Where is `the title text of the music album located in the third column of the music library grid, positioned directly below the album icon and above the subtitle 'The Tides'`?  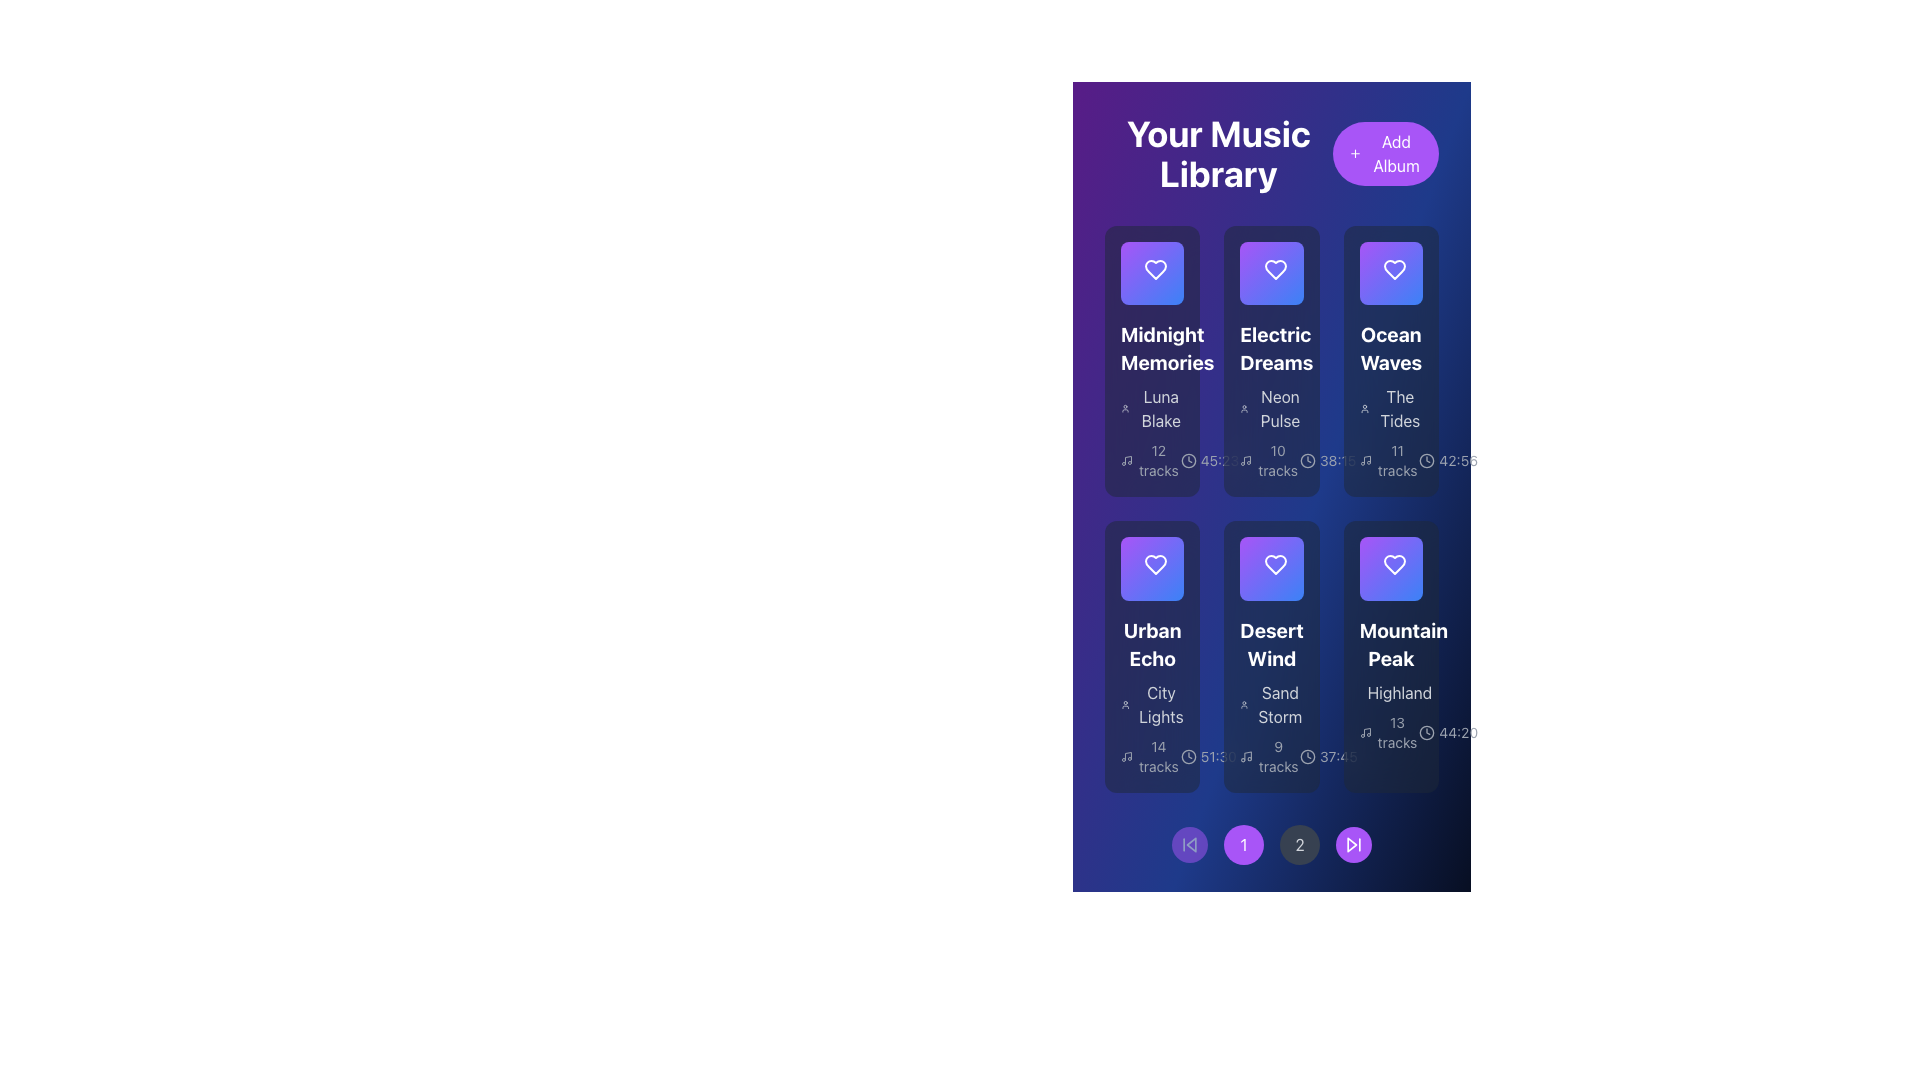
the title text of the music album located in the third column of the music library grid, positioned directly below the album icon and above the subtitle 'The Tides' is located at coordinates (1390, 348).